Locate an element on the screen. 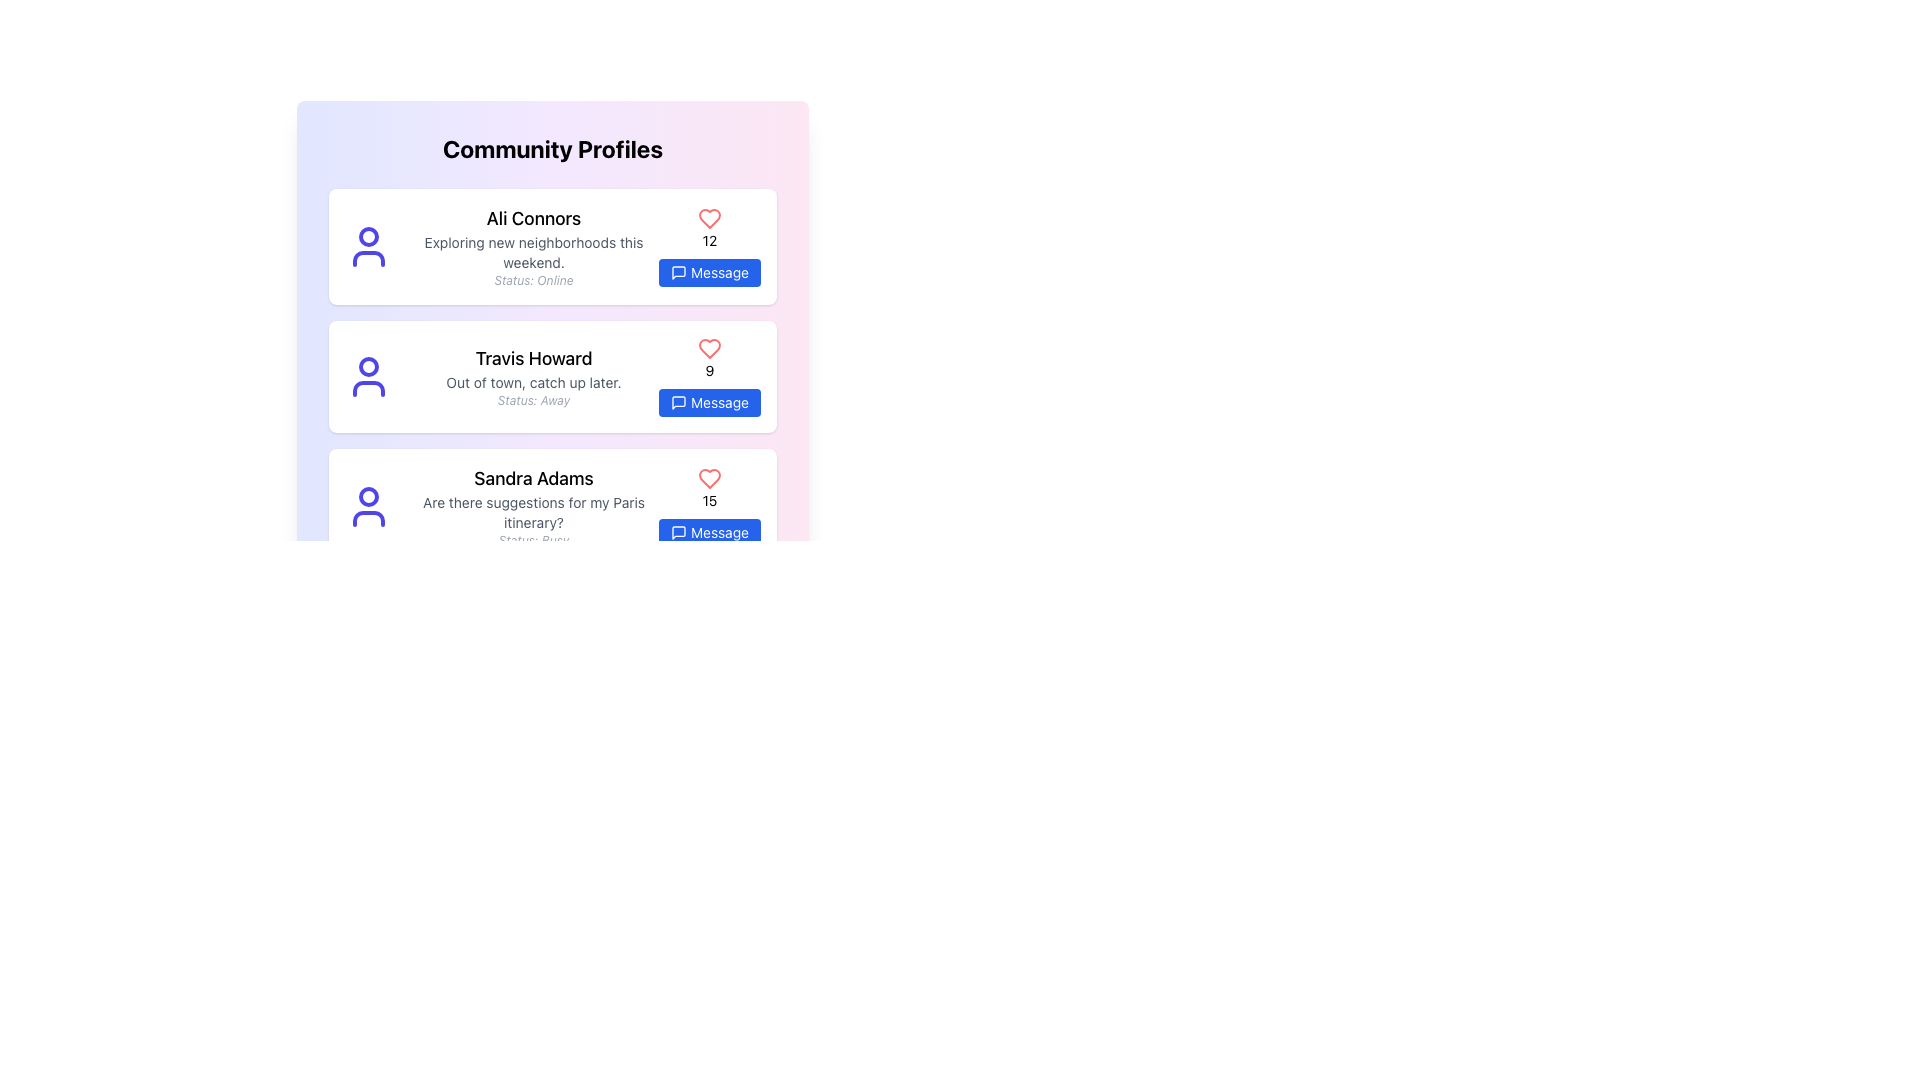  the circular graphic icon resembling a user profile image in the third card of 'Sandra Adams' in the 'Community Profiles' section is located at coordinates (369, 505).